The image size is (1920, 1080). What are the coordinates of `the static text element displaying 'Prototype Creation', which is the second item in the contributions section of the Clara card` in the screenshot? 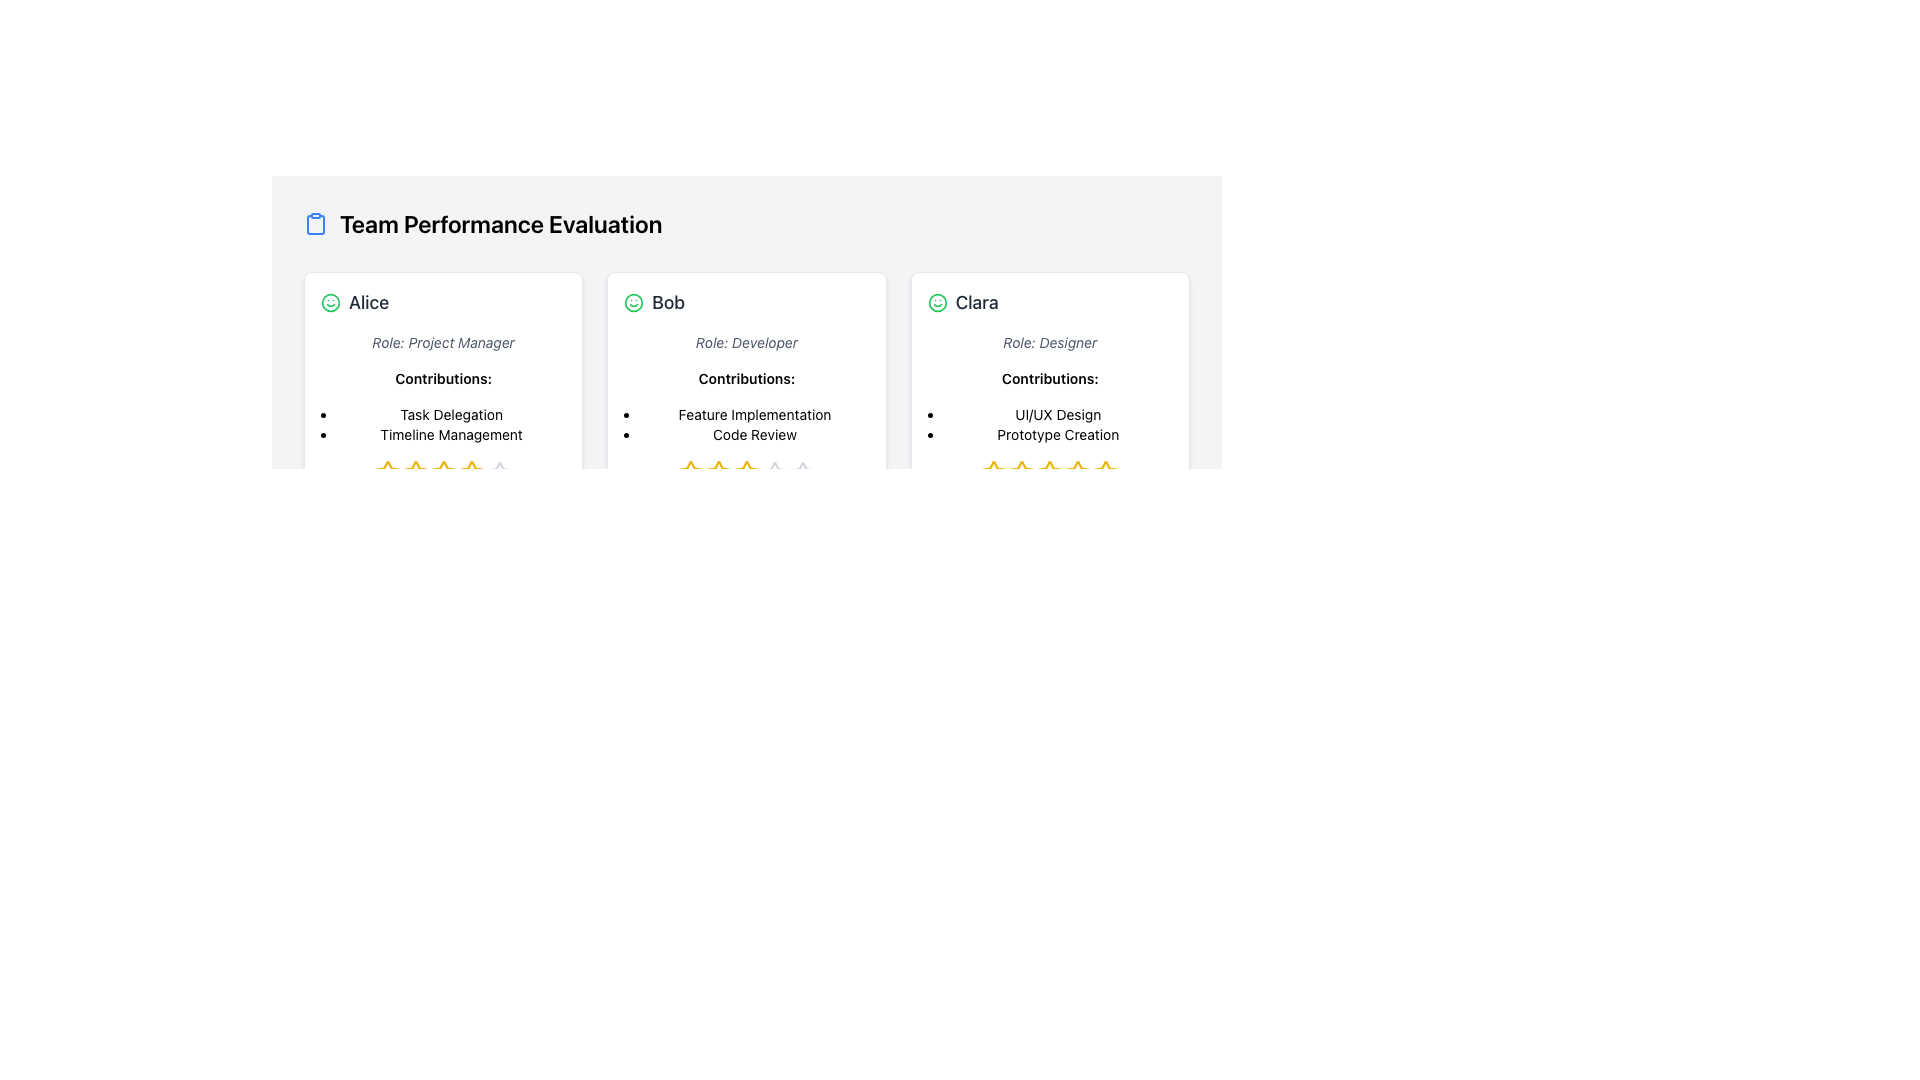 It's located at (1057, 434).